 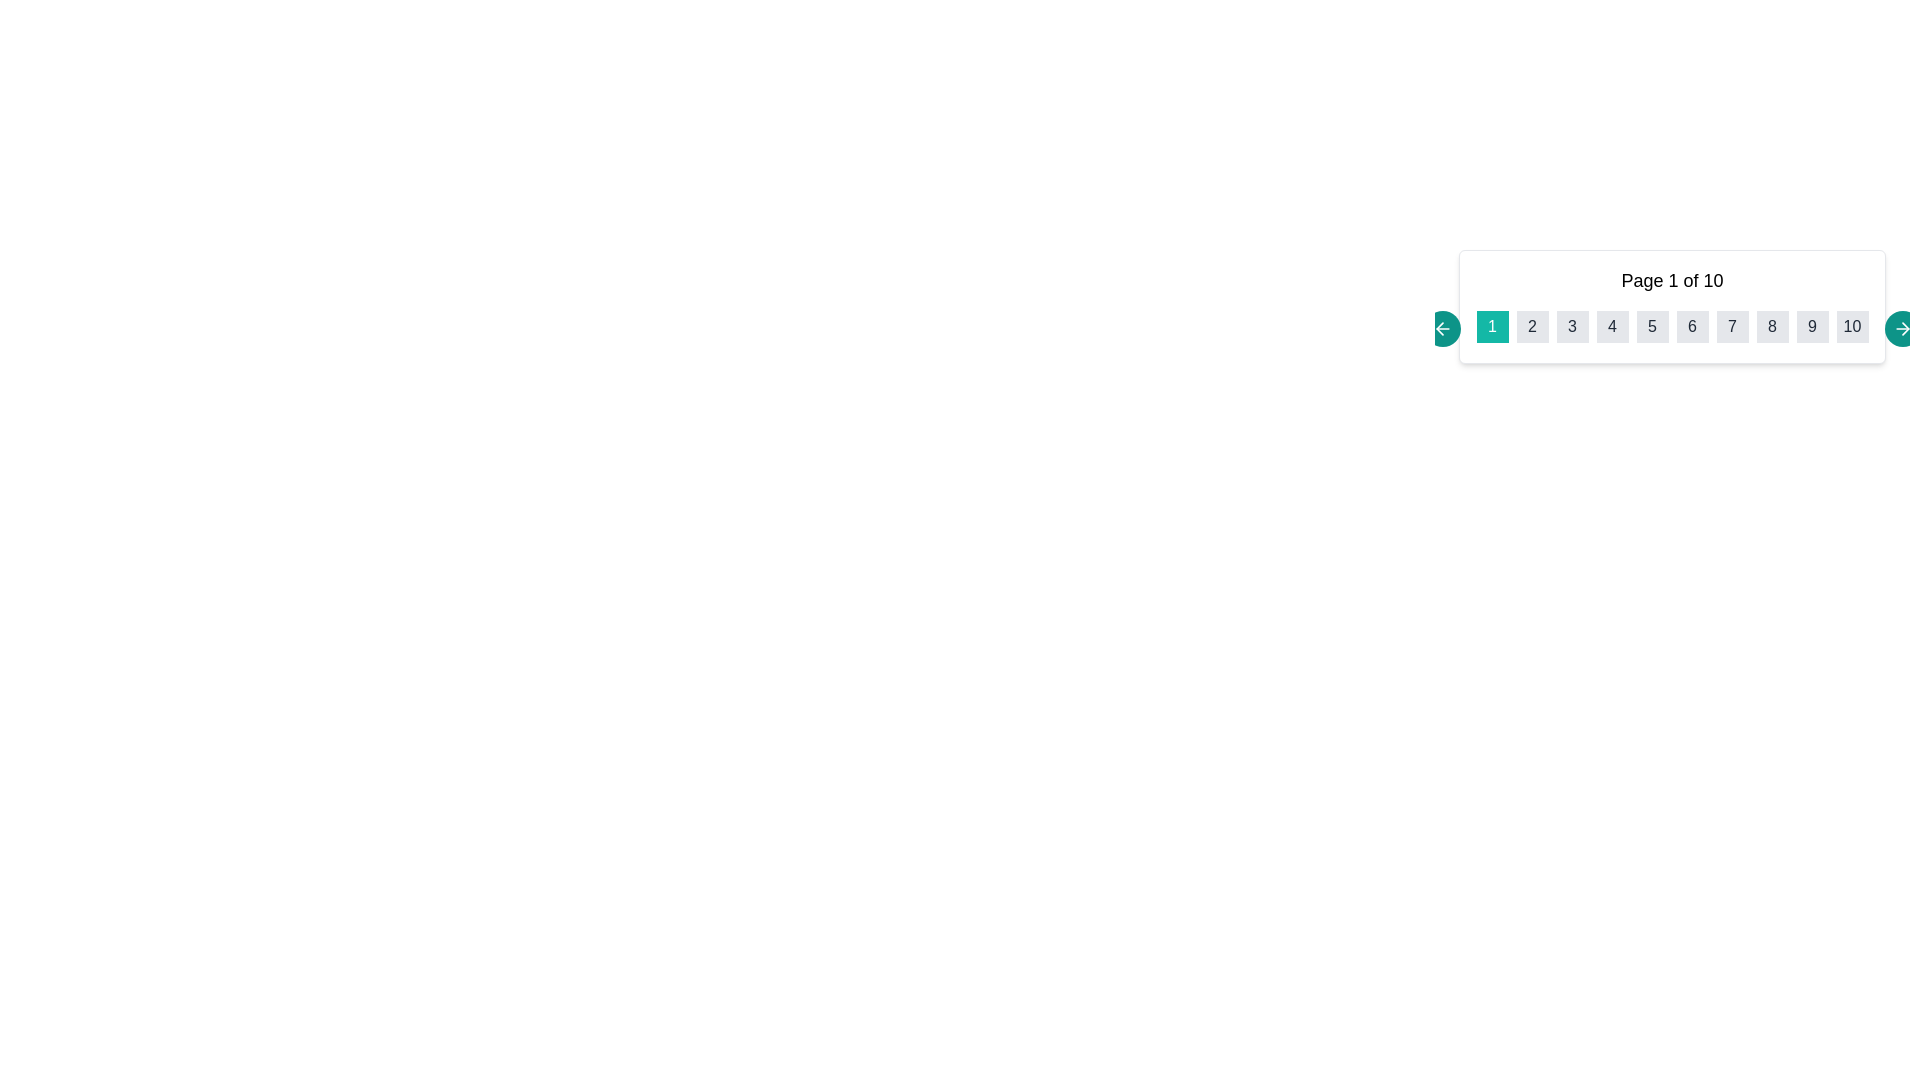 What do you see at coordinates (1571, 326) in the screenshot?
I see `the third pagination button` at bounding box center [1571, 326].